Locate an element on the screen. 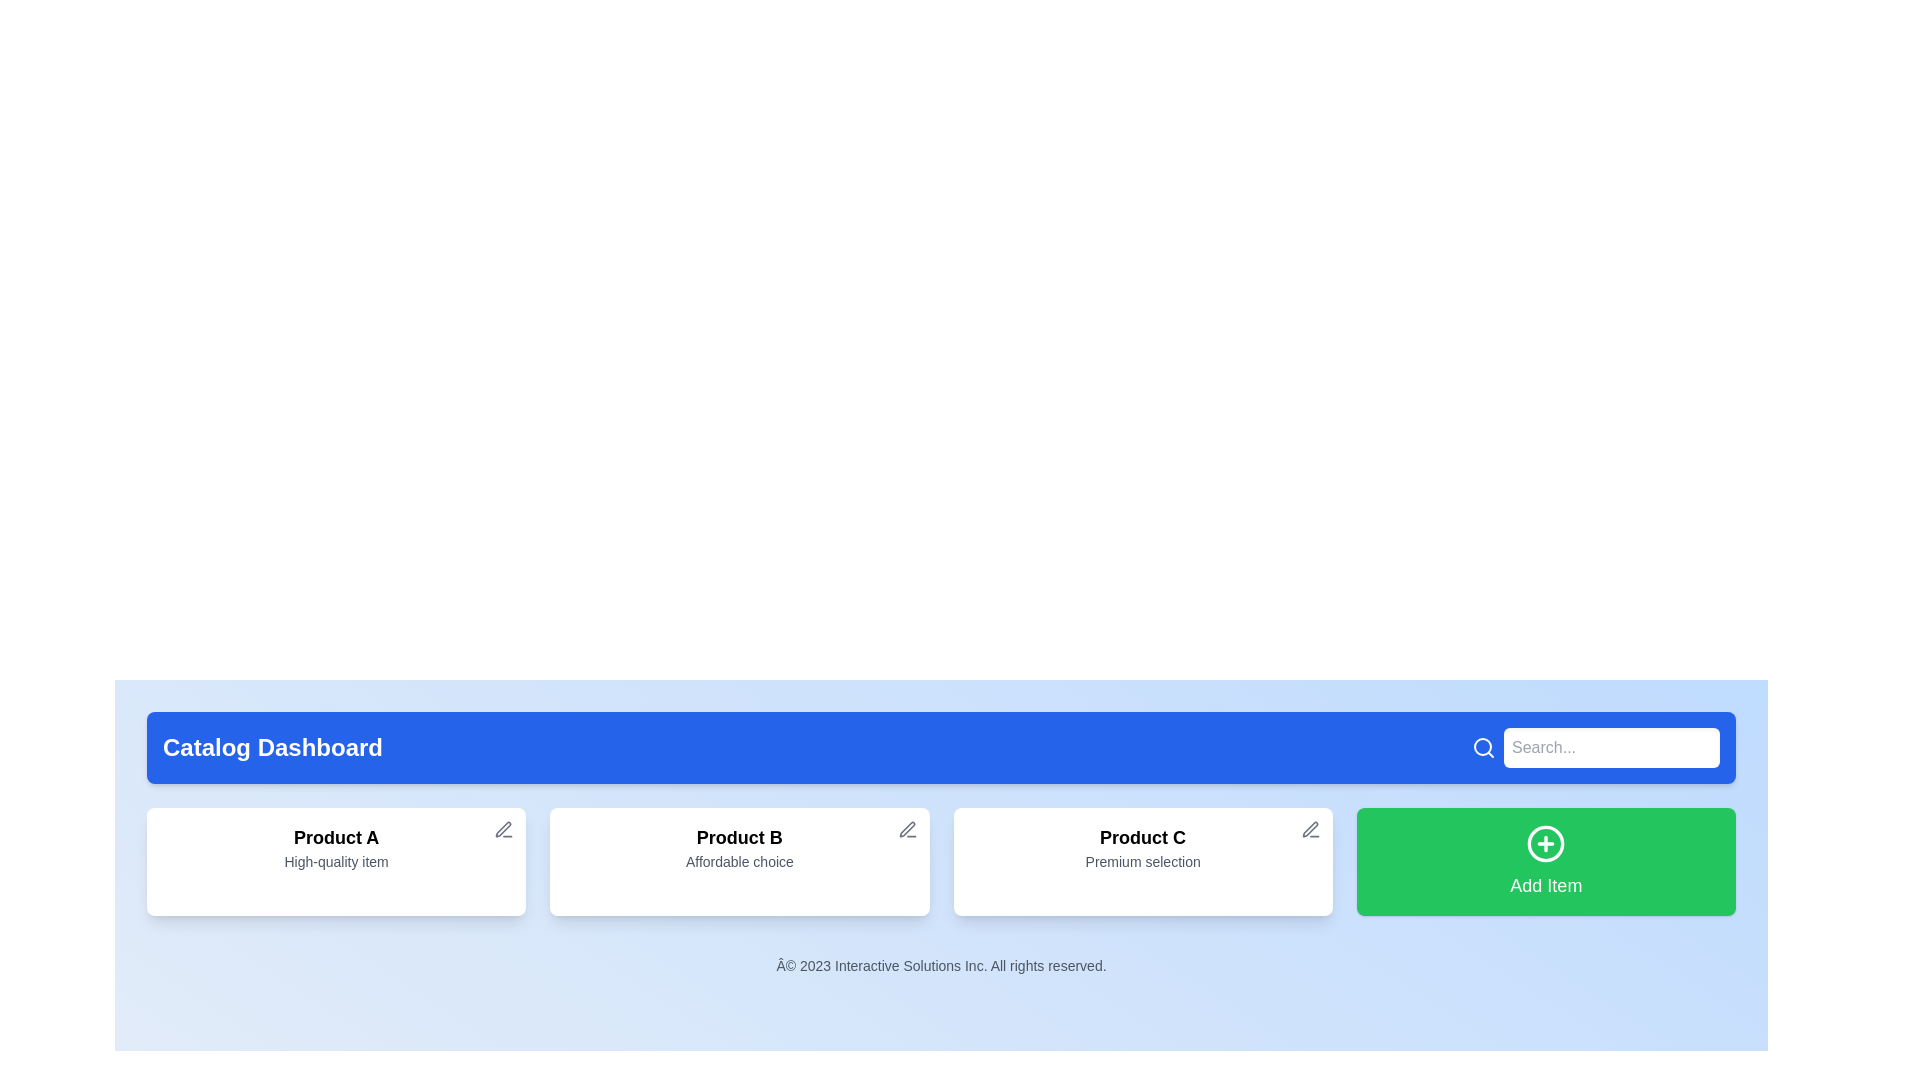 This screenshot has width=1920, height=1080. the static text label located in the first card widget from the left, summarizing the content or item represented by the card, which is positioned near the top-left corner above the 'High-quality item' element is located at coordinates (336, 837).